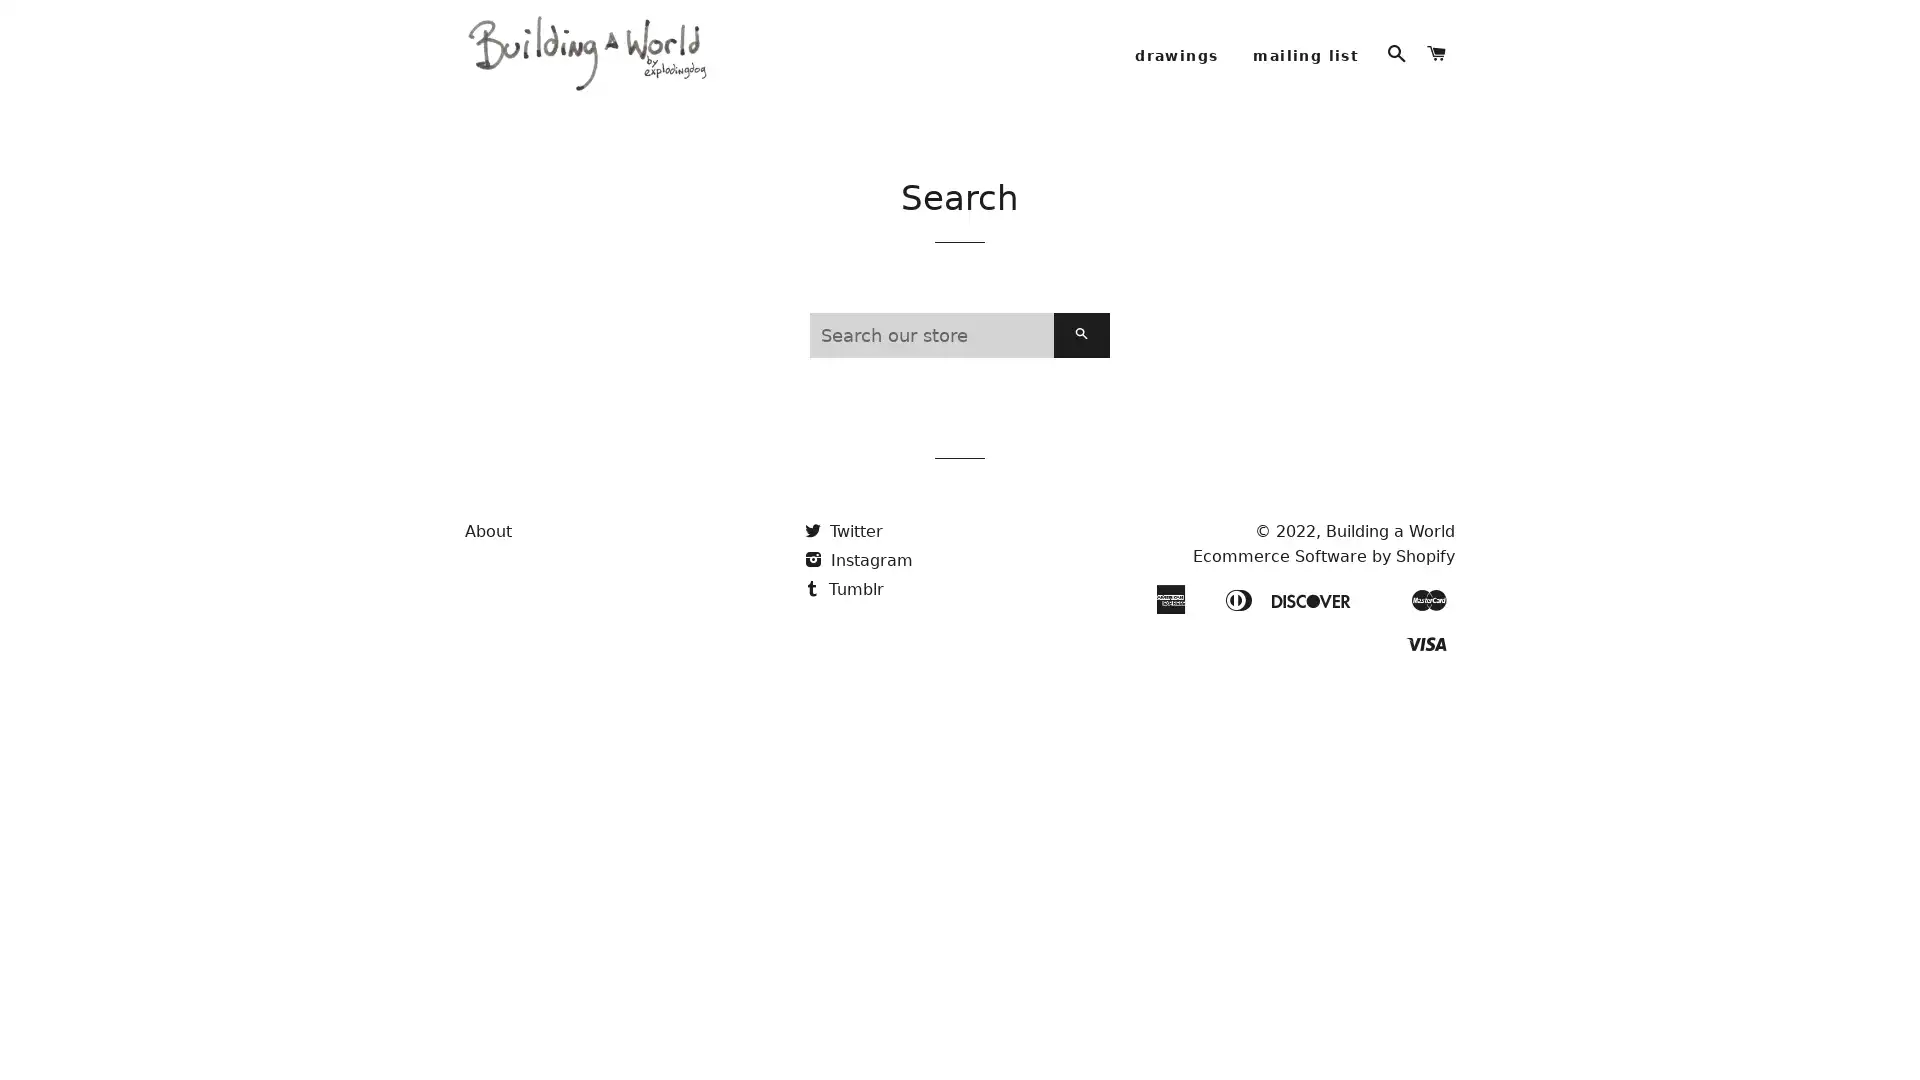 Image resolution: width=1920 pixels, height=1080 pixels. What do you see at coordinates (1080, 361) in the screenshot?
I see `Search` at bounding box center [1080, 361].